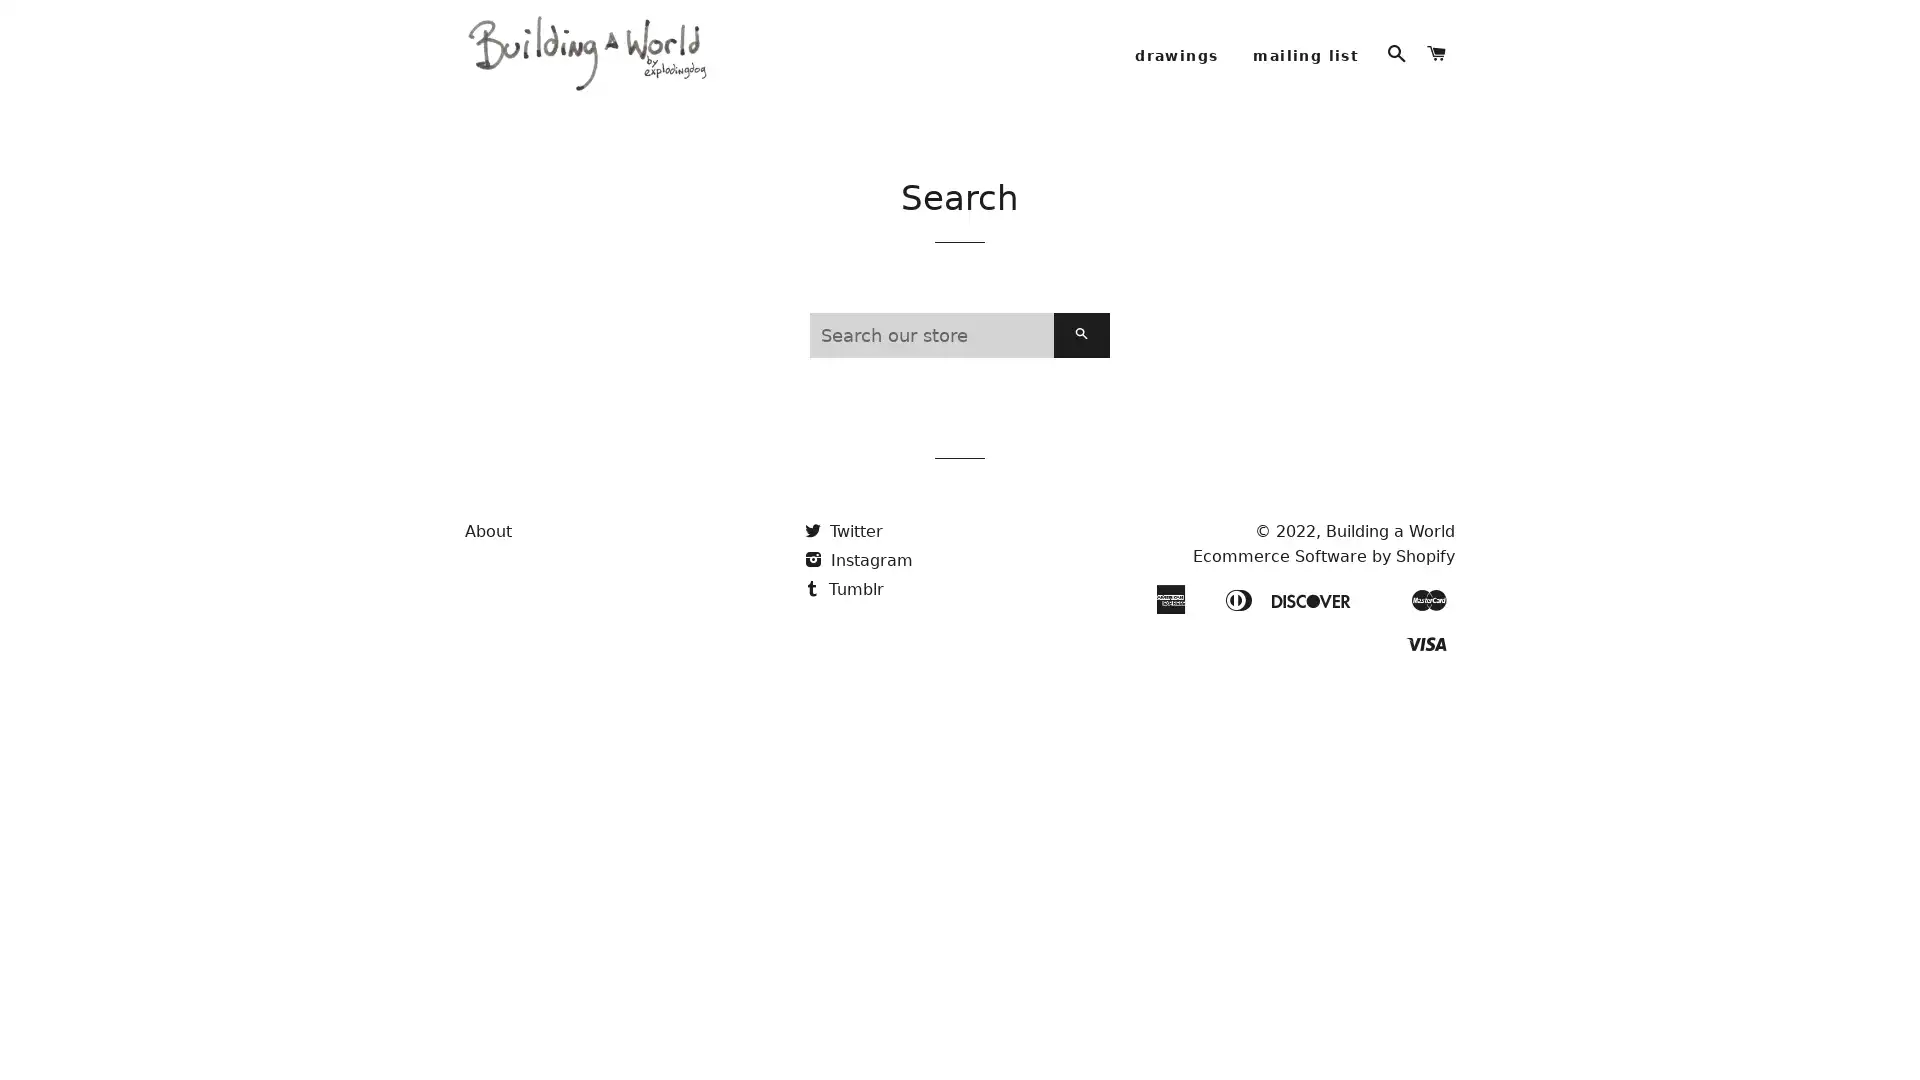 Image resolution: width=1920 pixels, height=1080 pixels. What do you see at coordinates (1080, 361) in the screenshot?
I see `Search` at bounding box center [1080, 361].